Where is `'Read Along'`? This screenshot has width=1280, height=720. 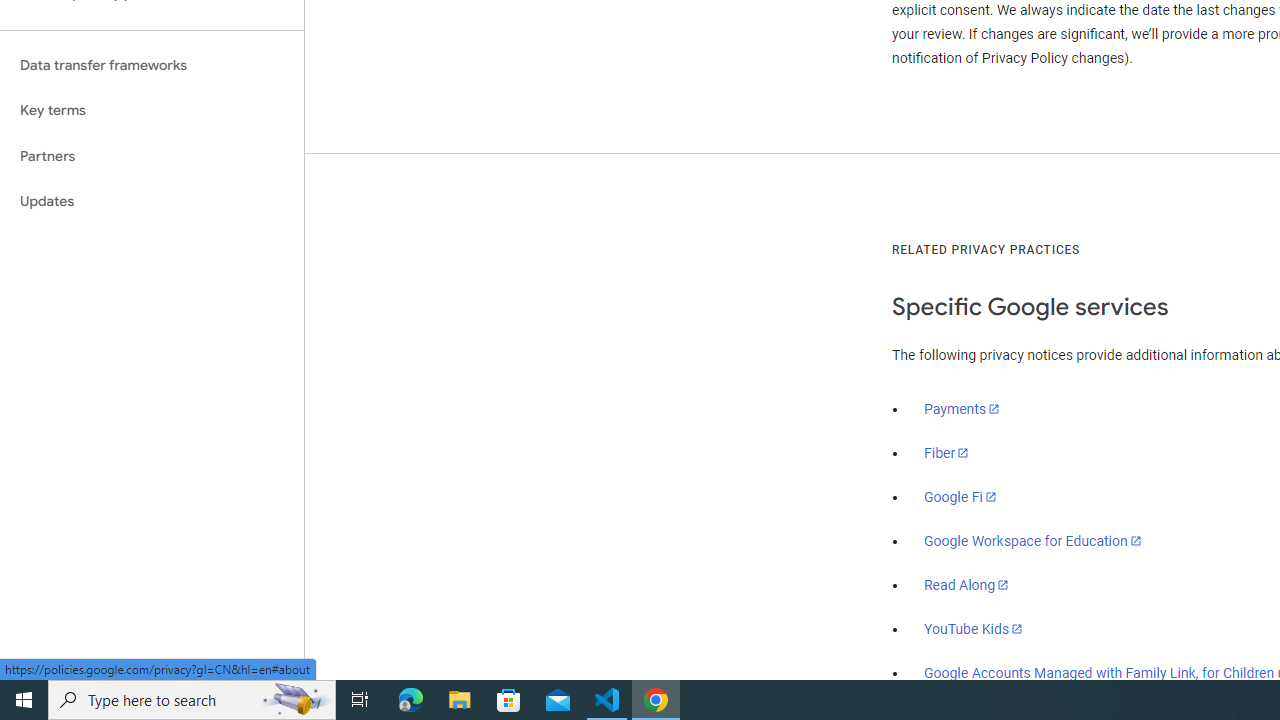 'Read Along' is located at coordinates (967, 585).